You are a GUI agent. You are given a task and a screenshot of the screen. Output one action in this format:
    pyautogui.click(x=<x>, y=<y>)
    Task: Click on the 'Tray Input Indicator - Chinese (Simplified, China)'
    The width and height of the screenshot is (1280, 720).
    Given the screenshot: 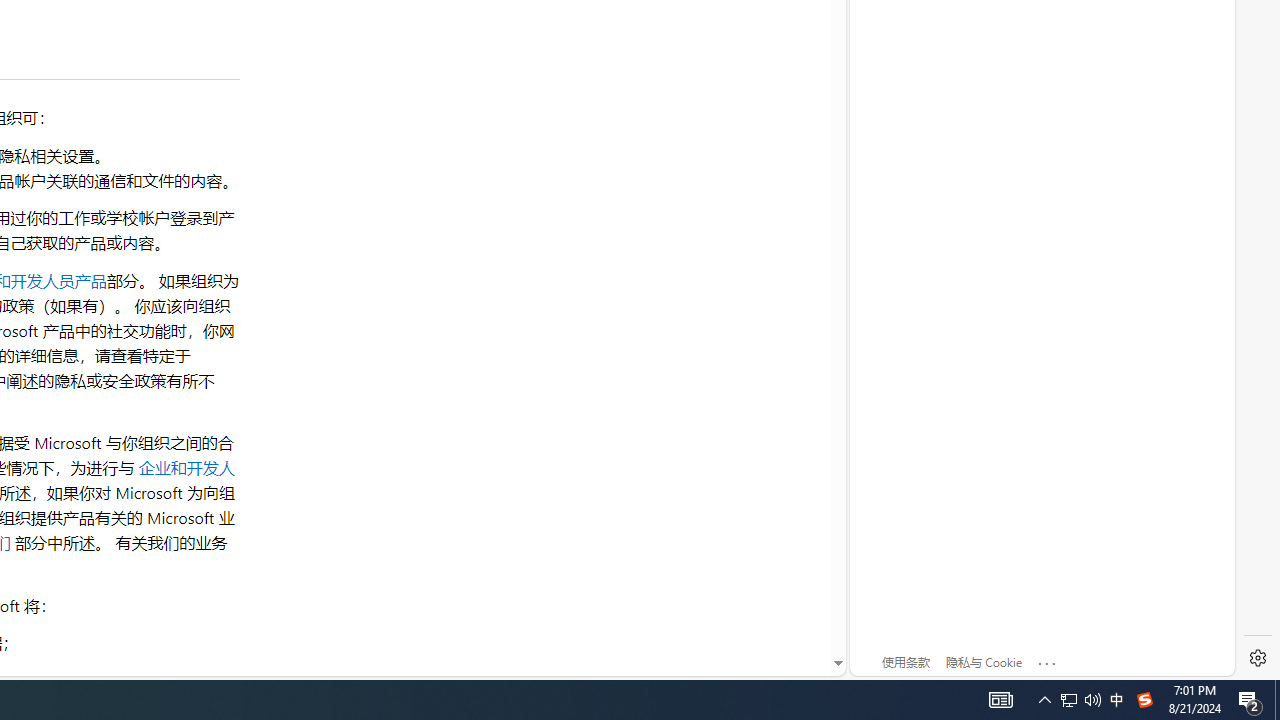 What is the action you would take?
    pyautogui.click(x=1068, y=698)
    